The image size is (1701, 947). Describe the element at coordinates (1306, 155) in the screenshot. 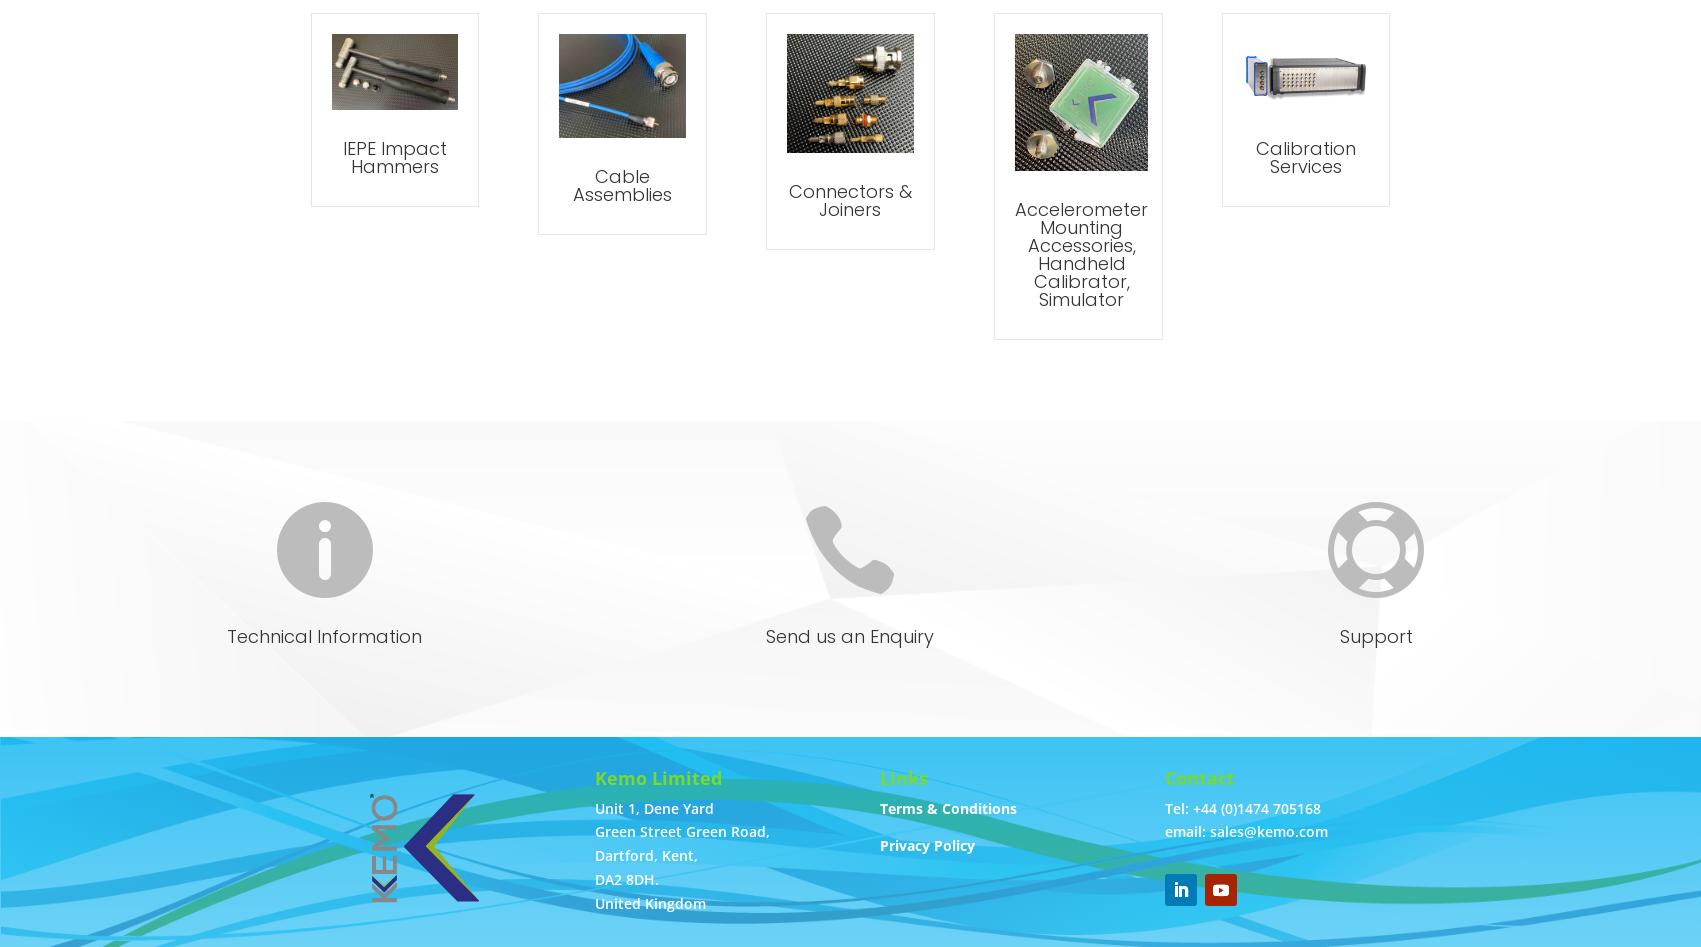

I see `'Calibration Services'` at that location.